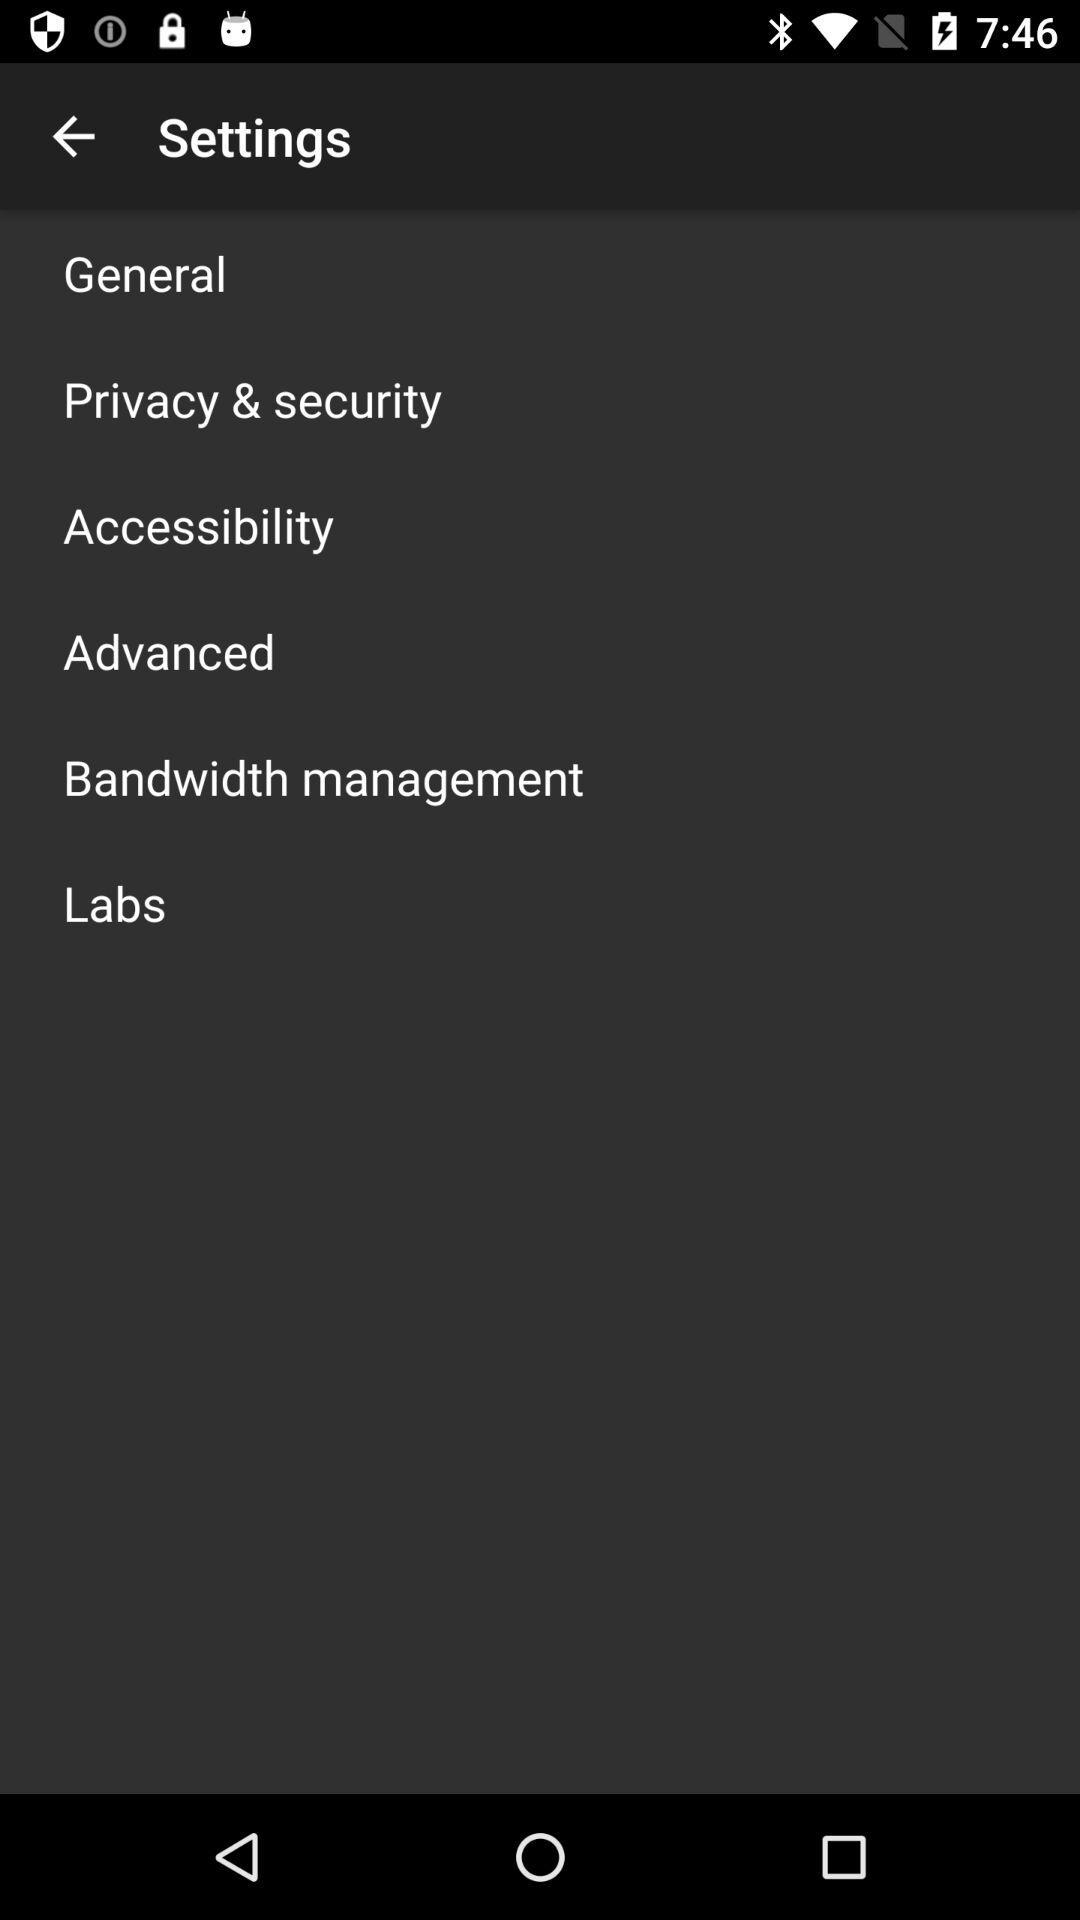 The image size is (1080, 1920). What do you see at coordinates (144, 272) in the screenshot?
I see `general app` at bounding box center [144, 272].